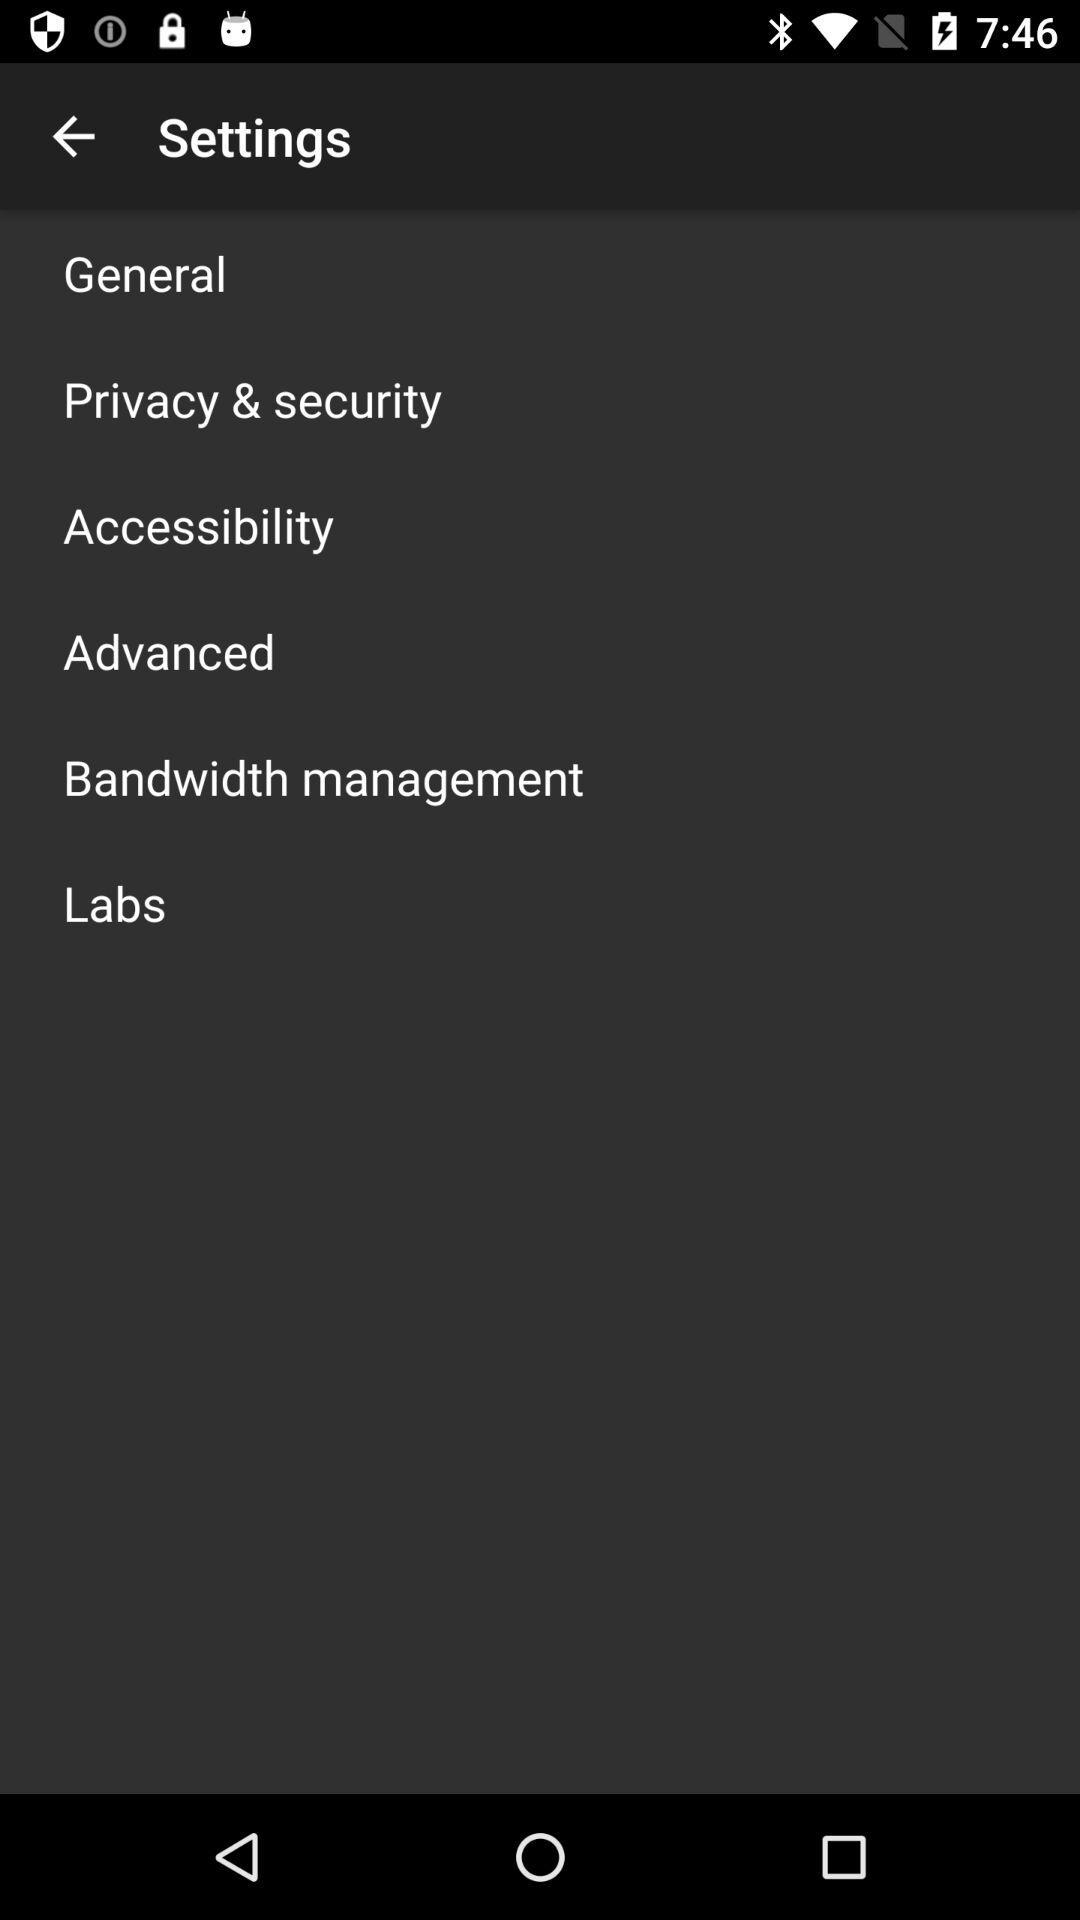 The image size is (1080, 1920). What do you see at coordinates (144, 272) in the screenshot?
I see `general app` at bounding box center [144, 272].